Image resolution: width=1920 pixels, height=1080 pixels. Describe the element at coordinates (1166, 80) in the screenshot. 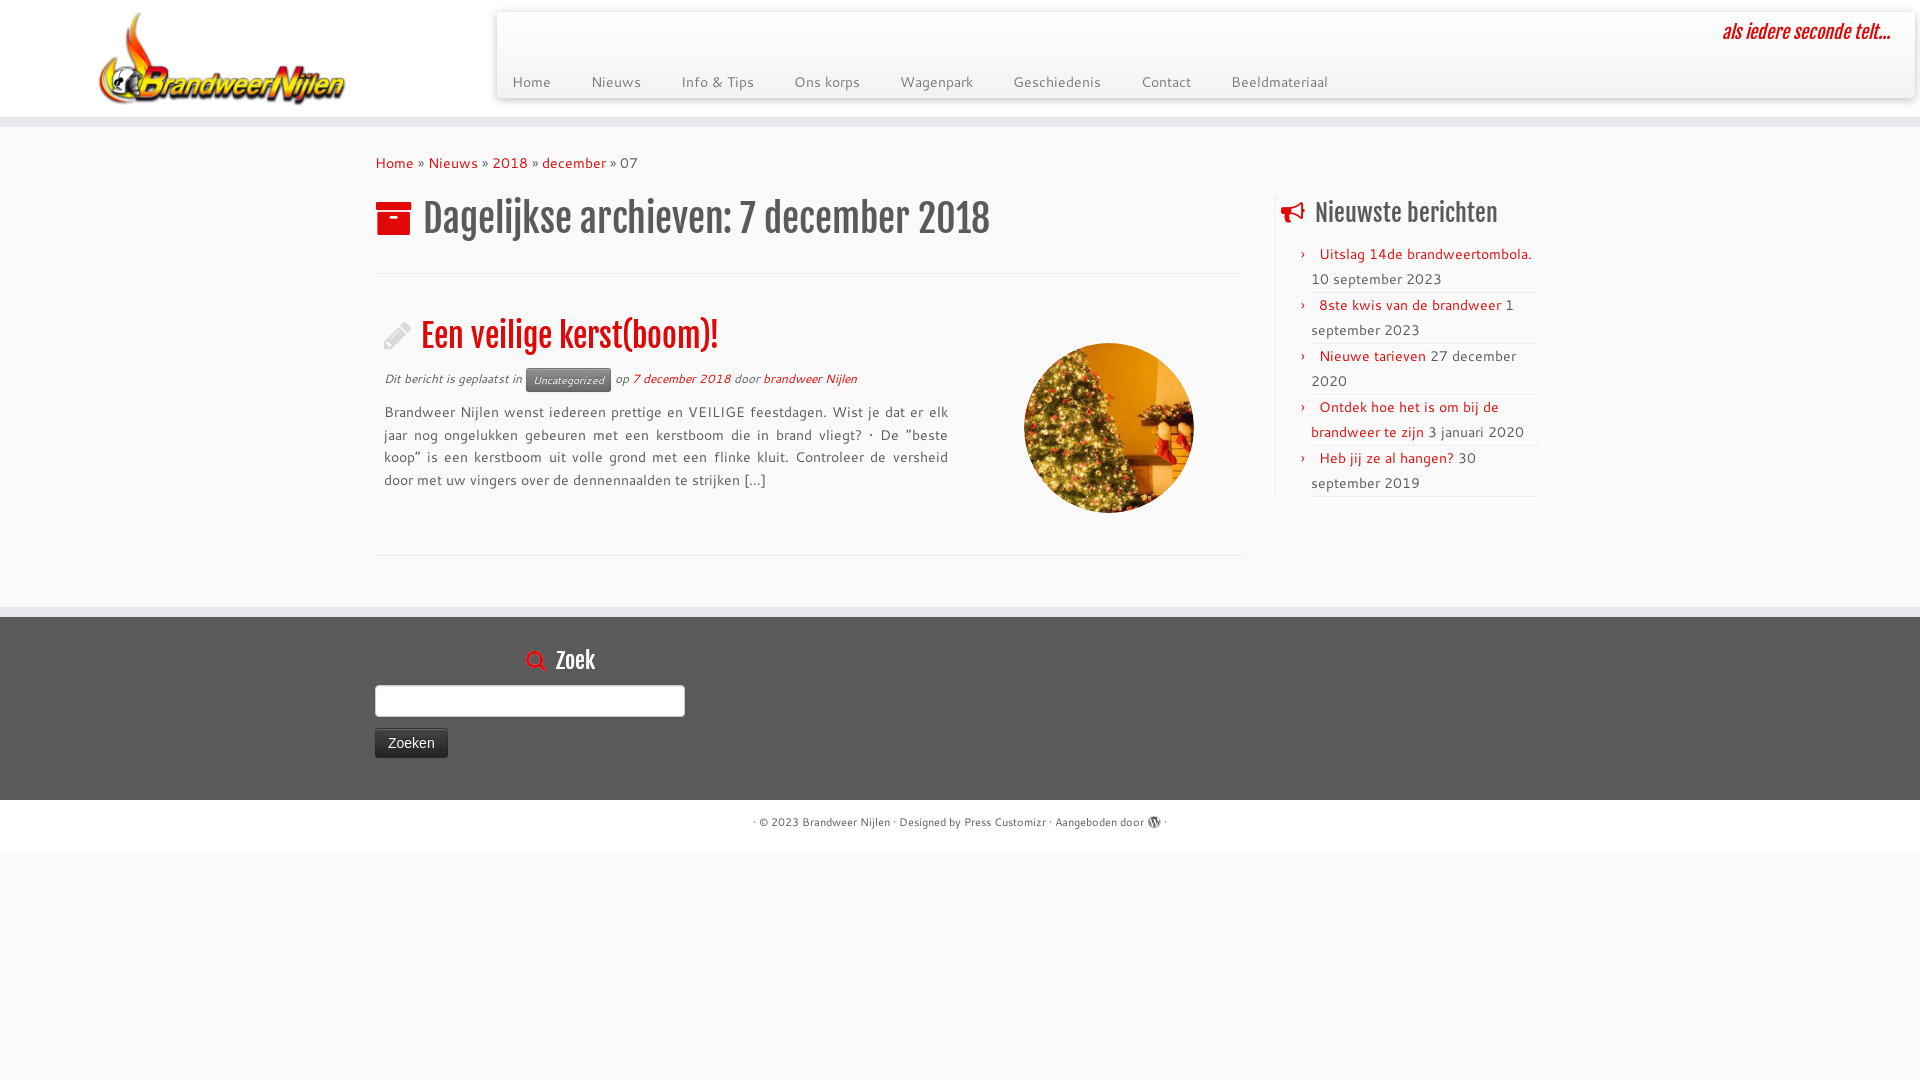

I see `'Contact'` at that location.